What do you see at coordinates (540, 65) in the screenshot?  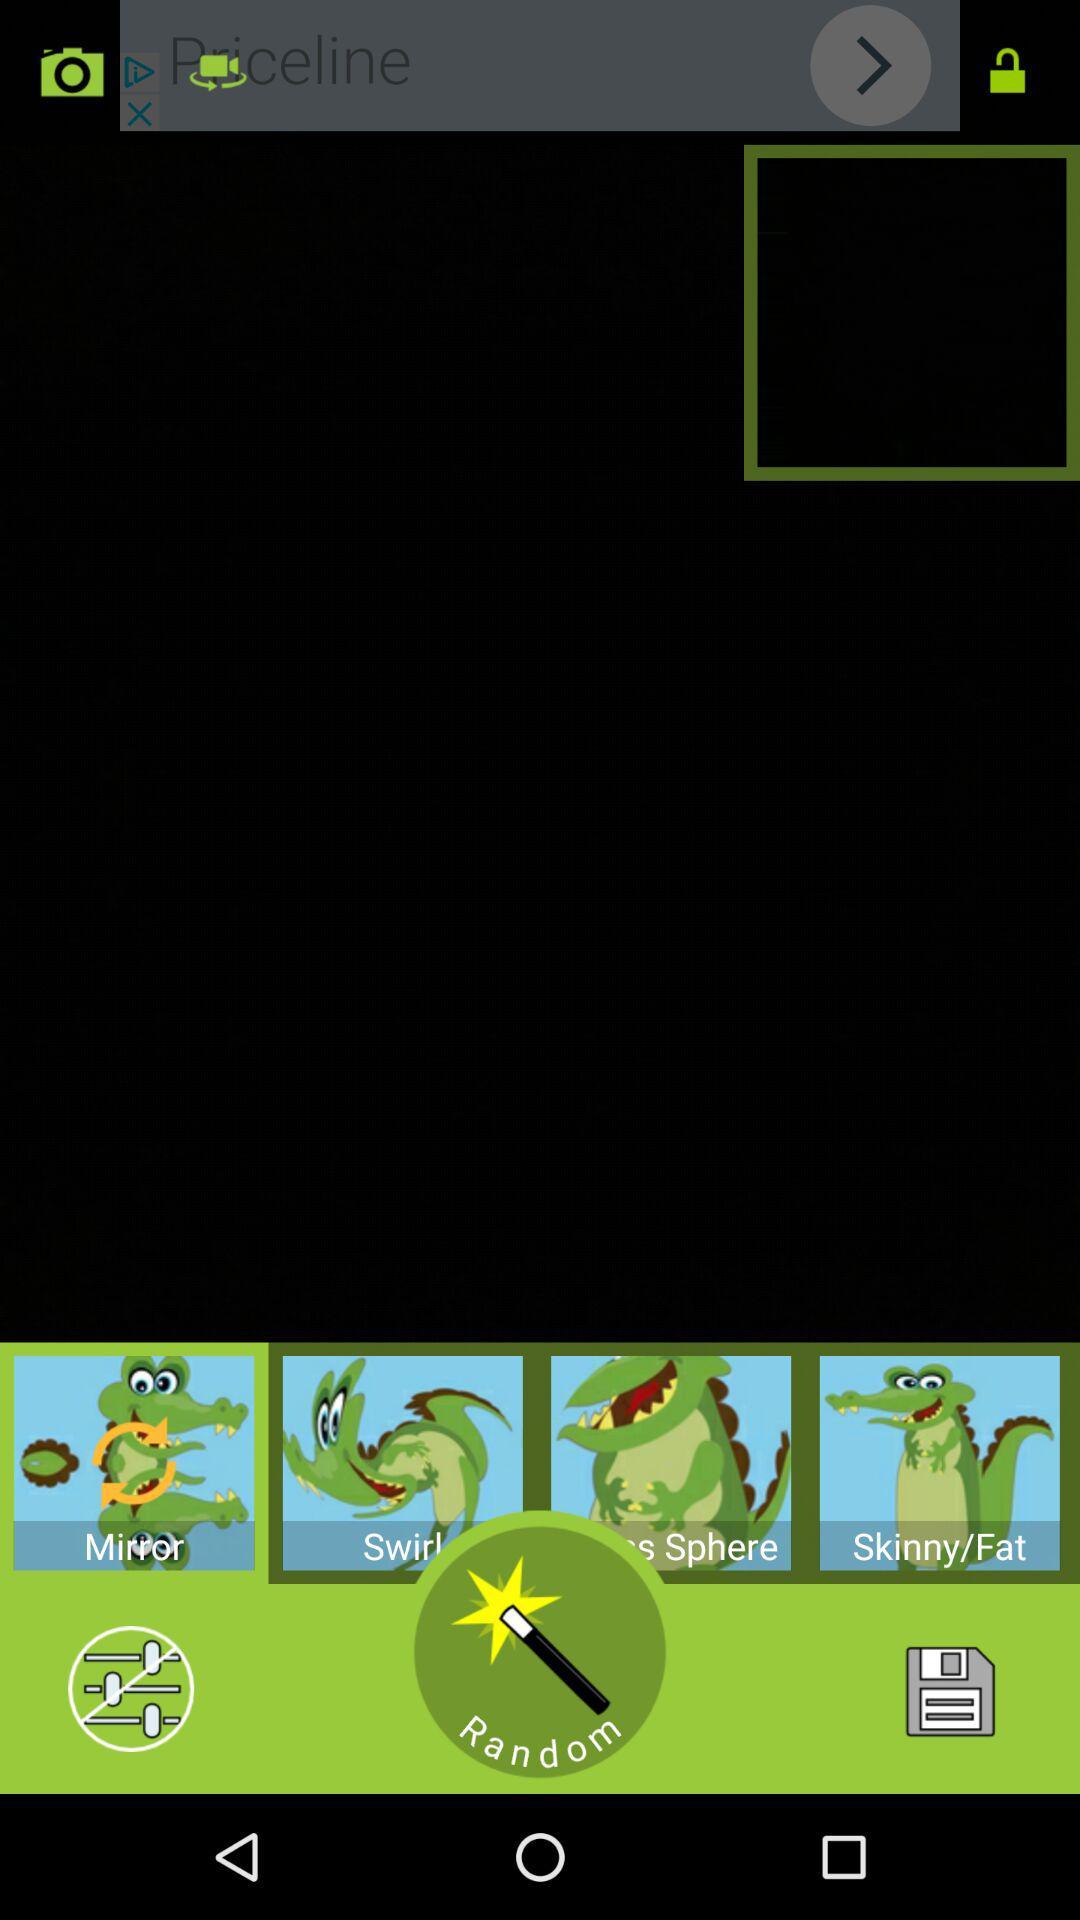 I see `advertisement button` at bounding box center [540, 65].